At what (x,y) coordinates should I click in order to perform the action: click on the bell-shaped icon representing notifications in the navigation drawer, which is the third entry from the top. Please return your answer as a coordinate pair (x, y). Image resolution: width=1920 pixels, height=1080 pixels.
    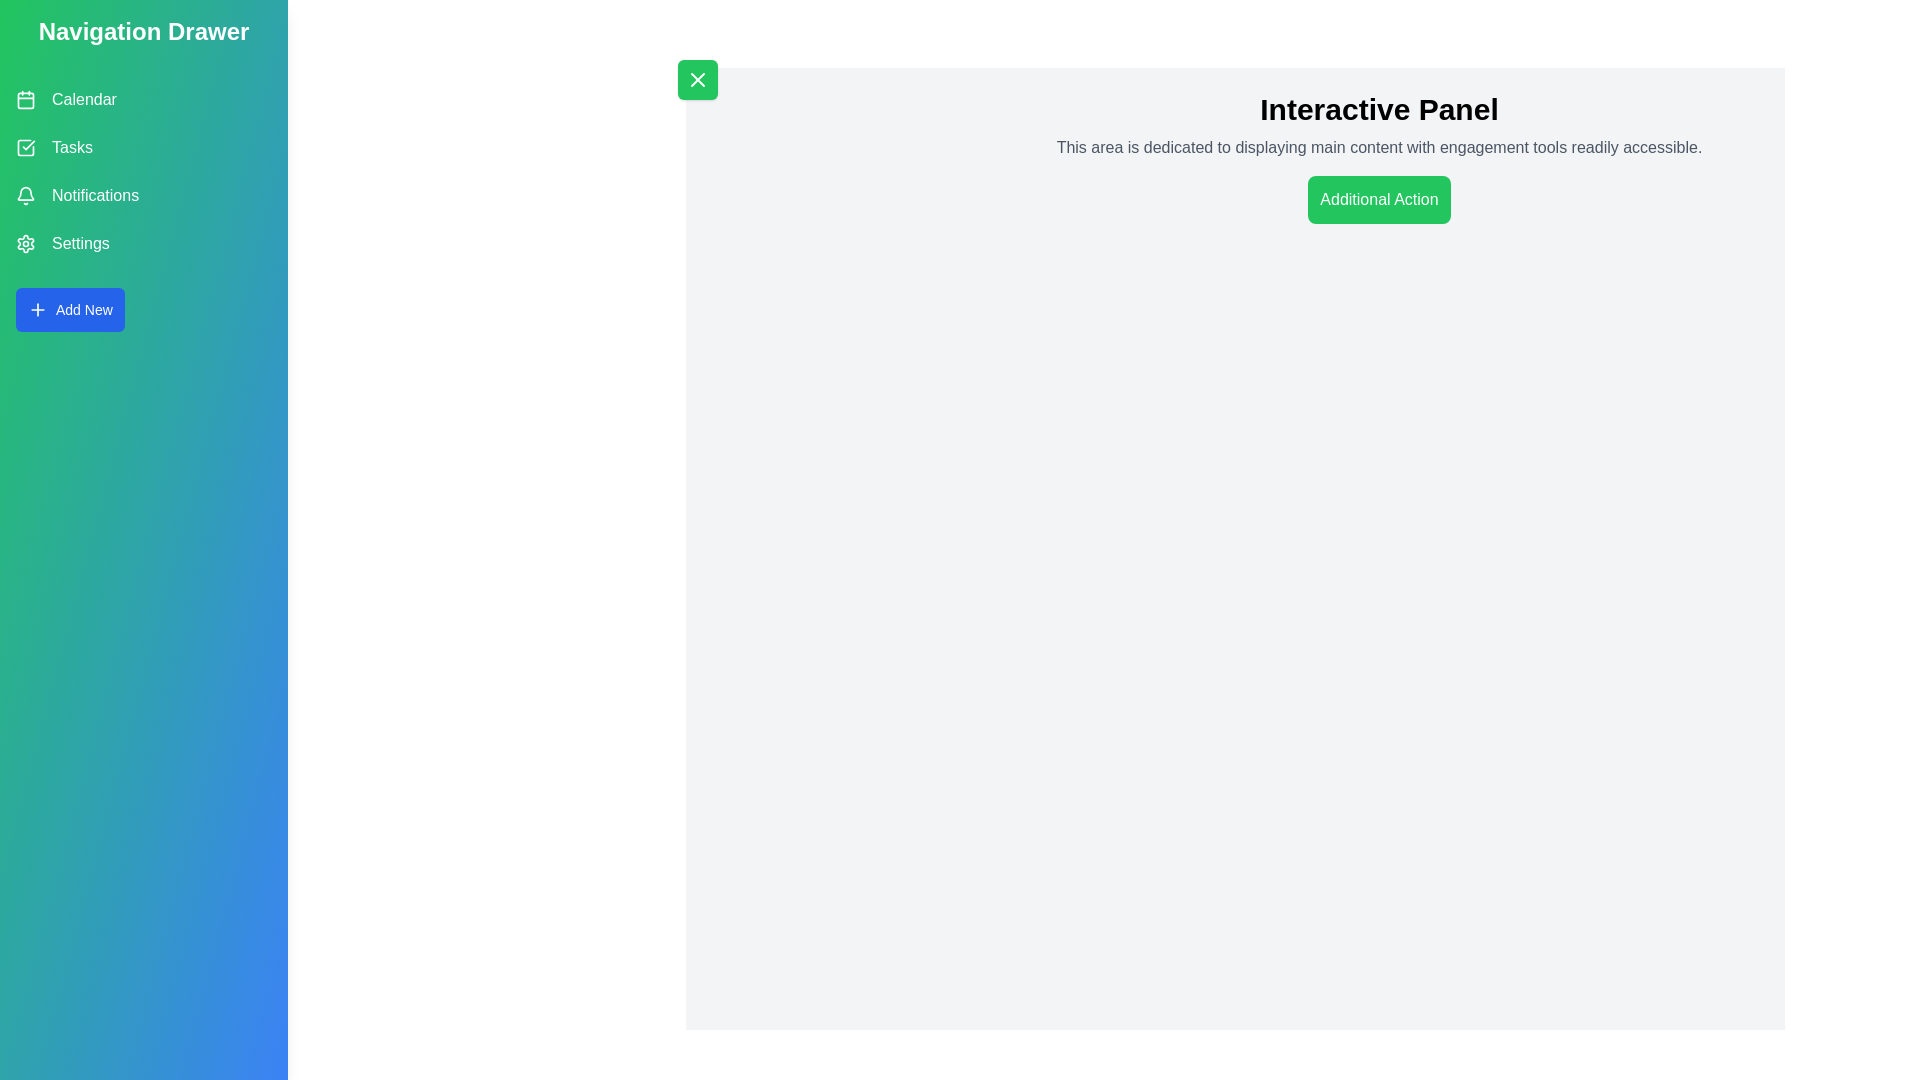
    Looking at the image, I should click on (25, 193).